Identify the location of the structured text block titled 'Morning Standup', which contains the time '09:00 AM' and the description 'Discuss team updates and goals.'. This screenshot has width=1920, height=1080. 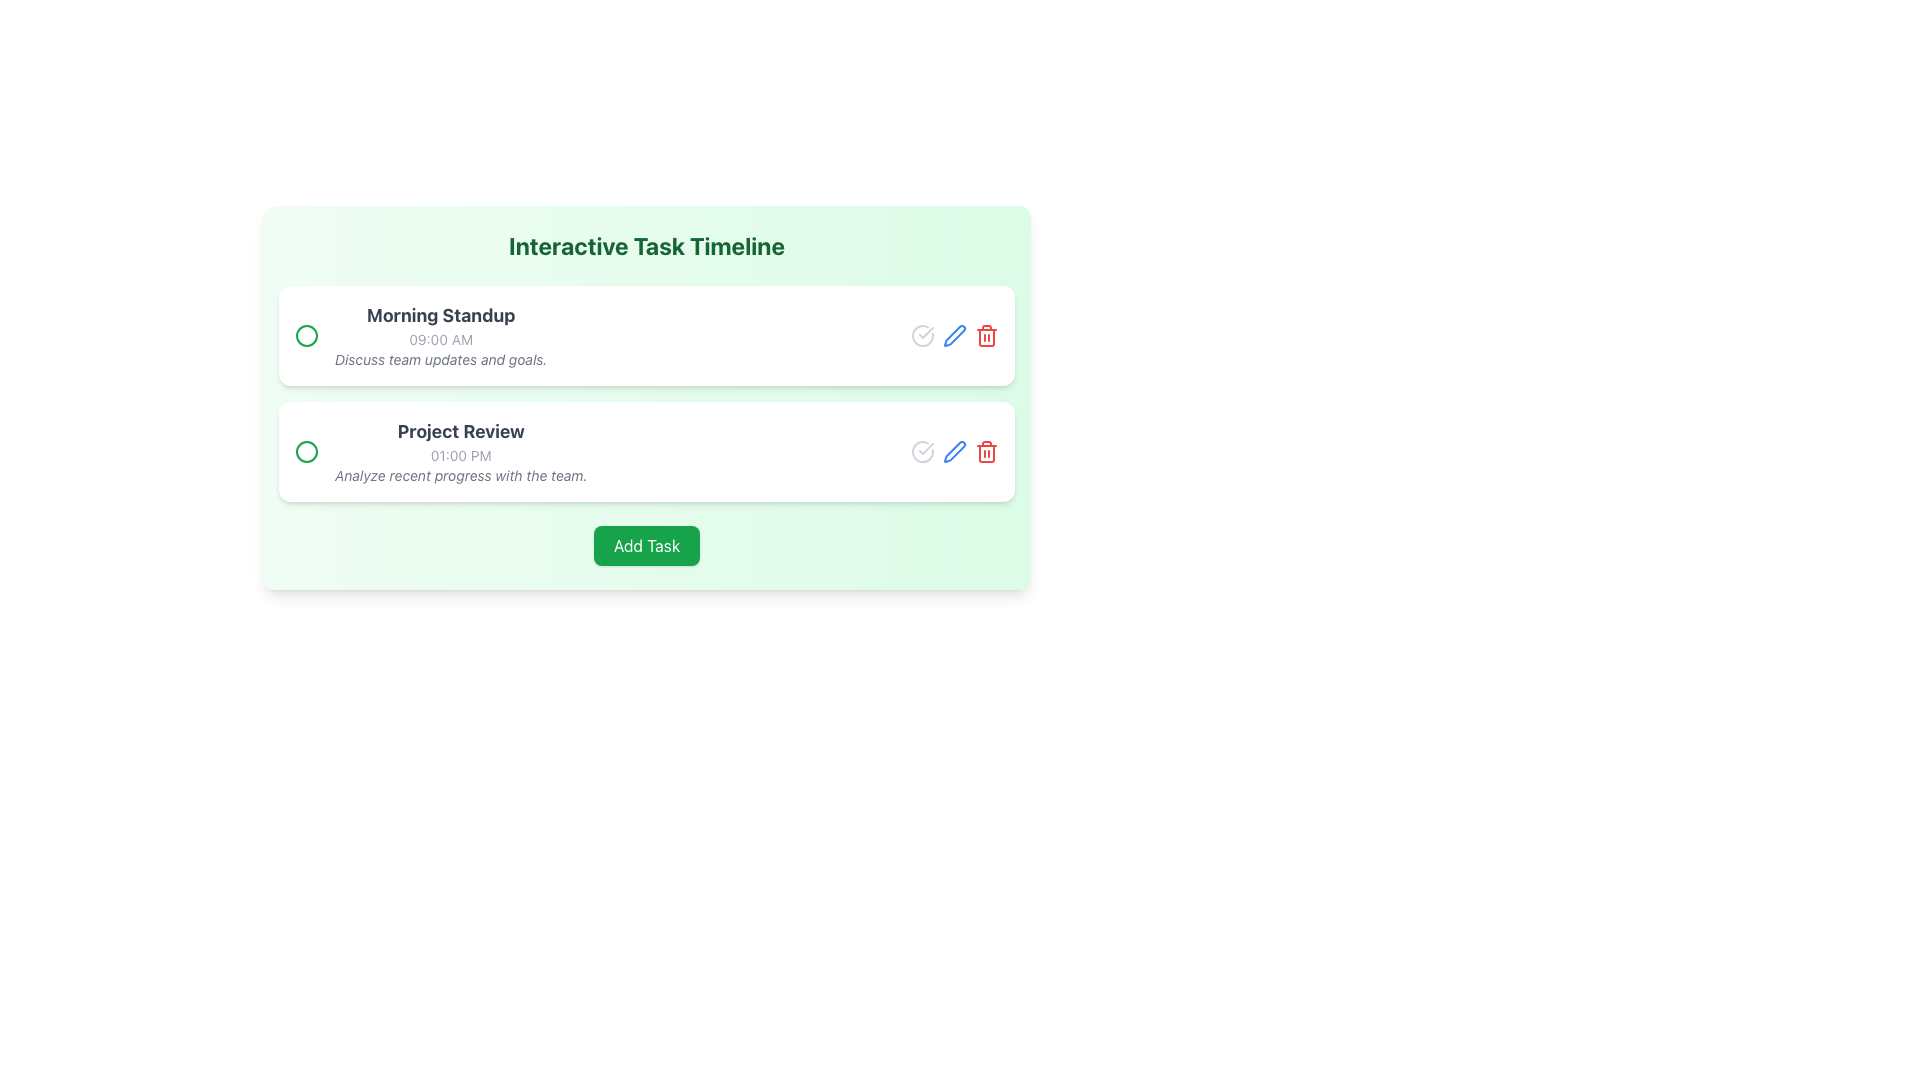
(440, 334).